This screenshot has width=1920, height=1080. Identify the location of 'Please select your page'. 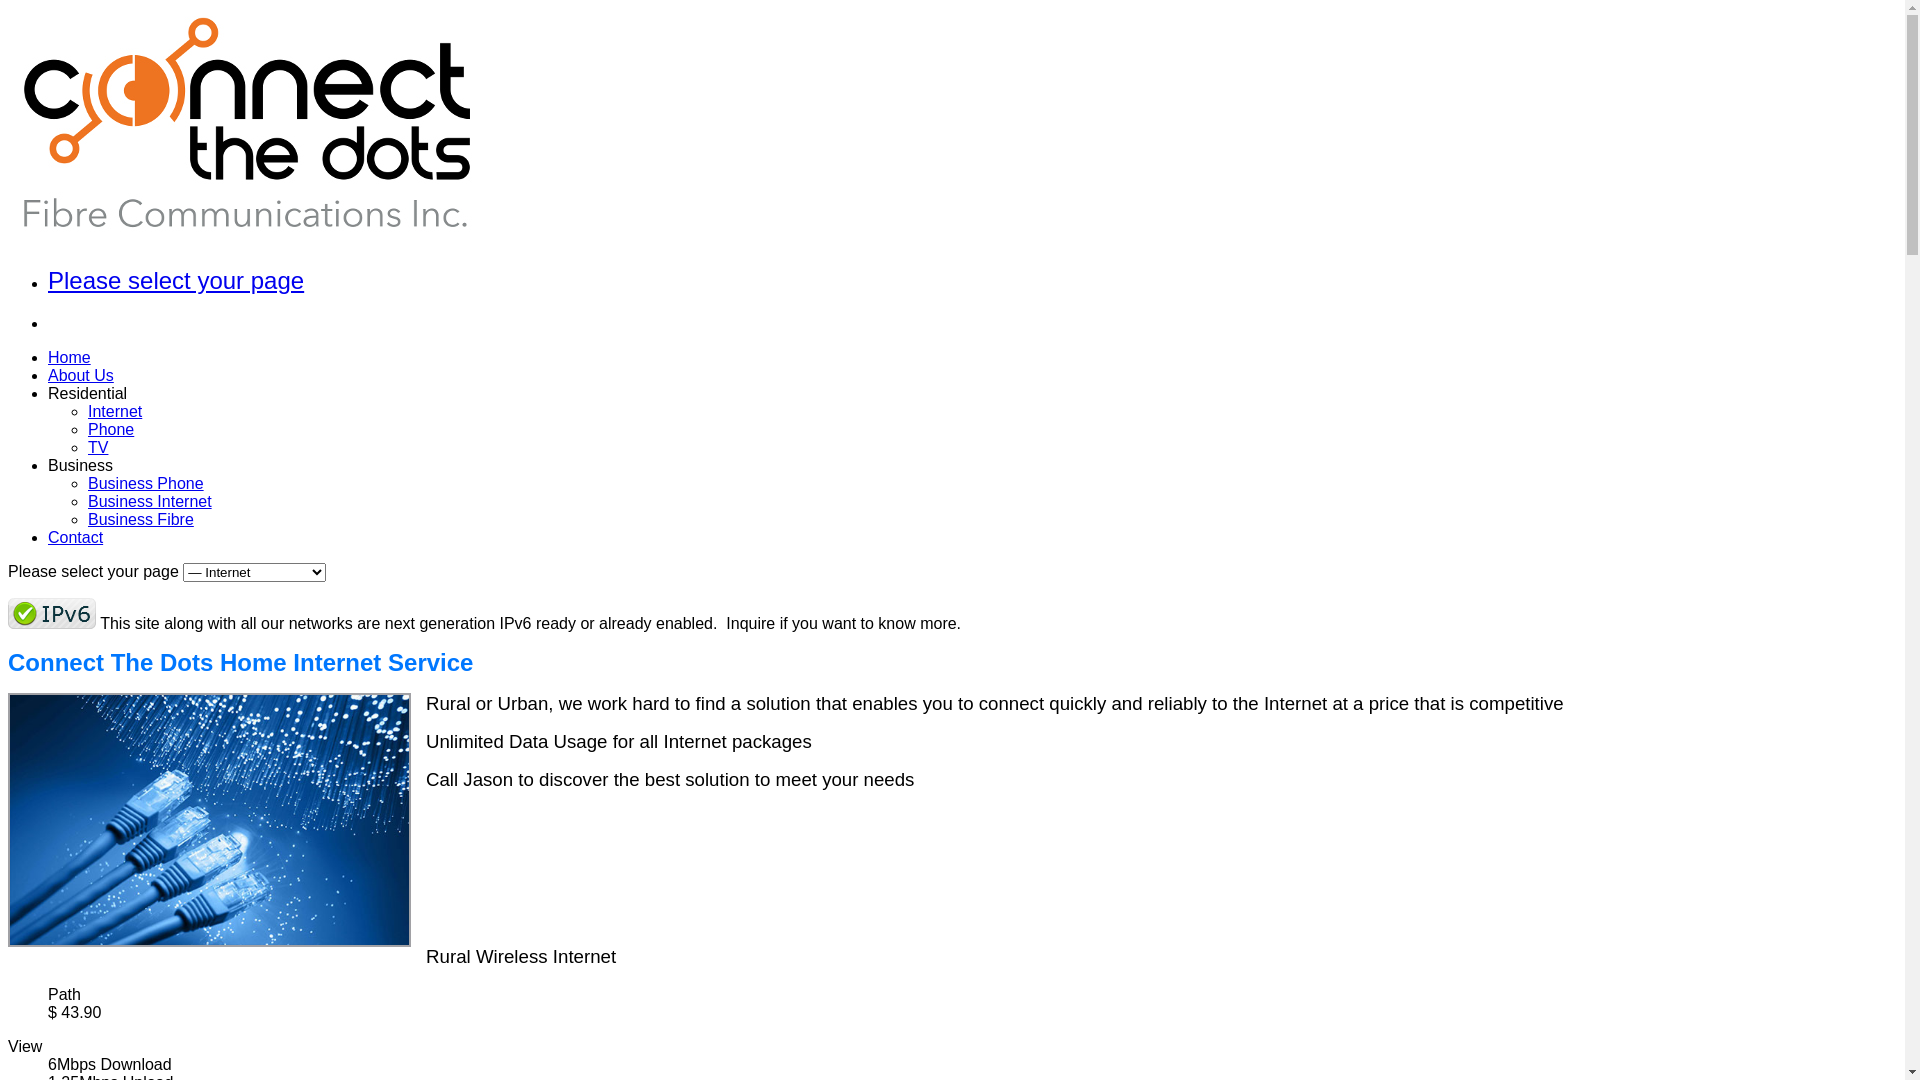
(176, 280).